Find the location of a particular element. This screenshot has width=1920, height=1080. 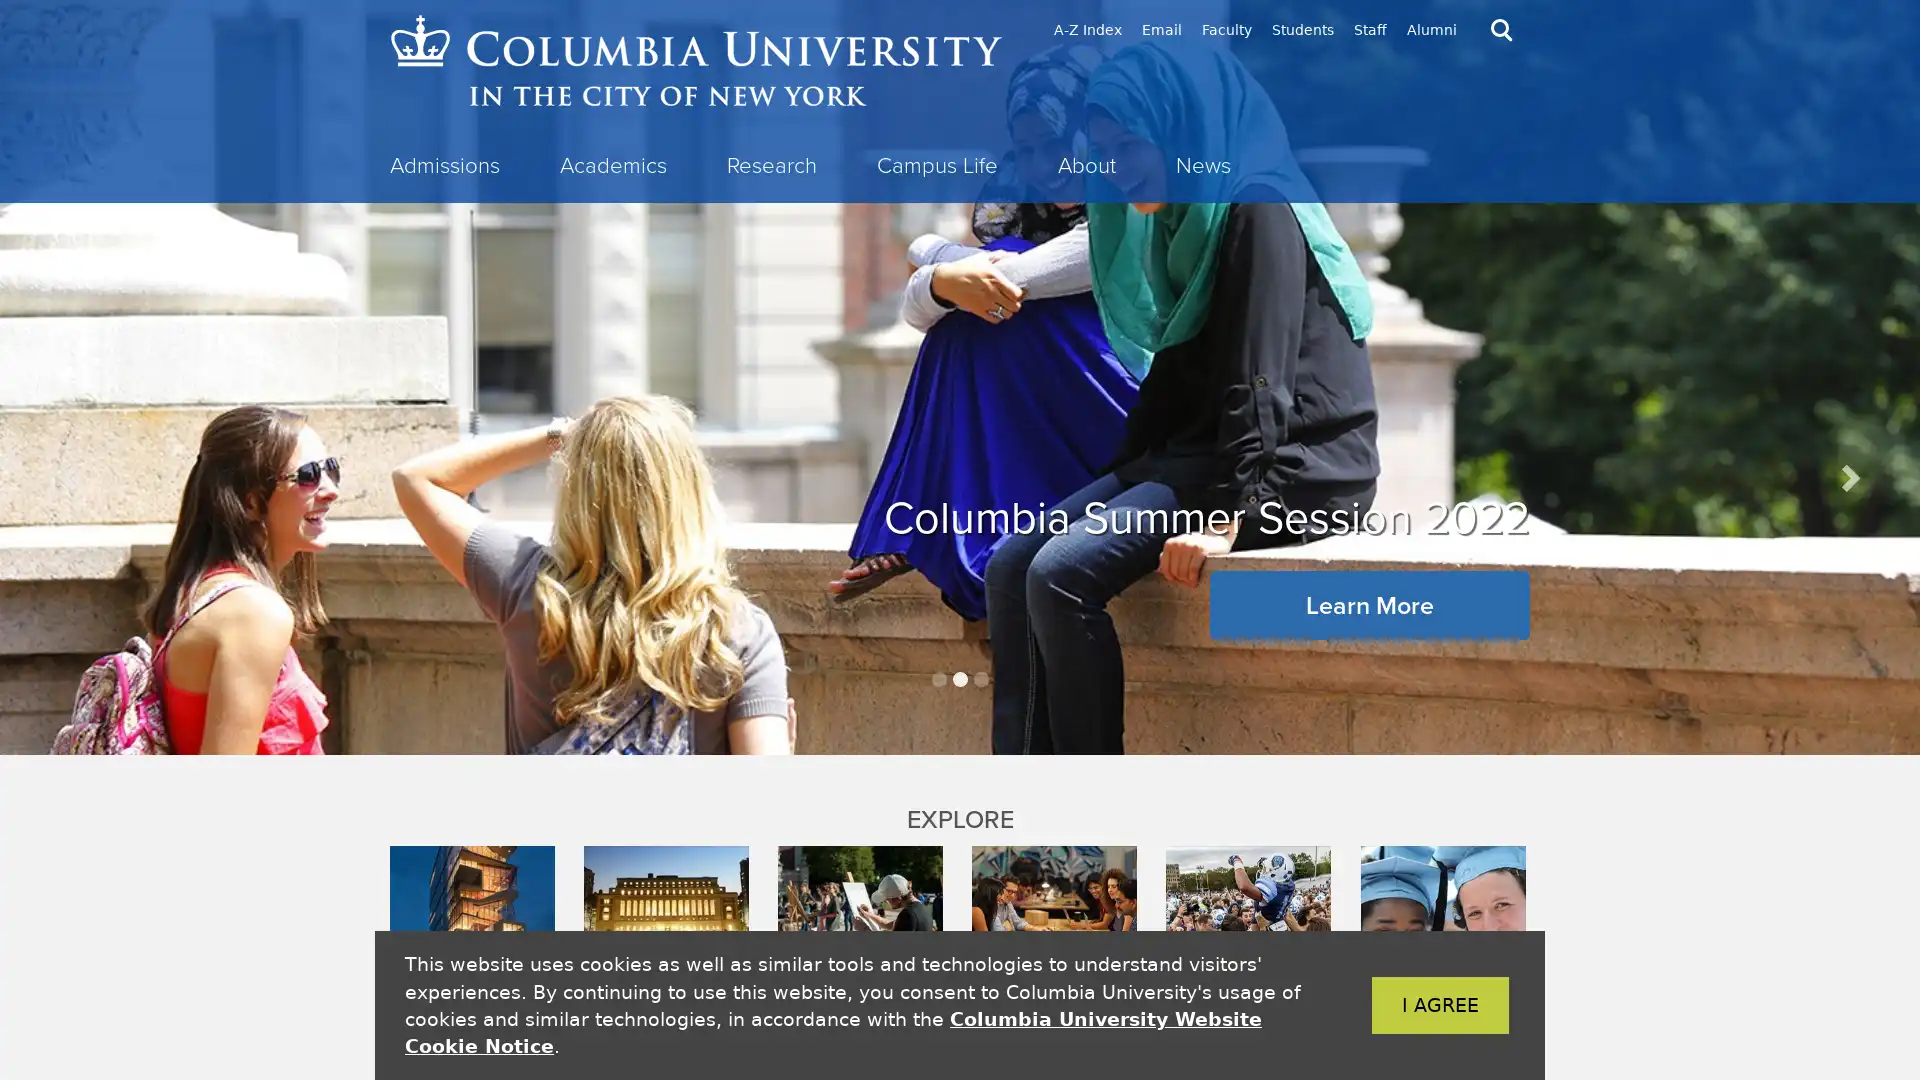

Previous is located at coordinates (71, 477).